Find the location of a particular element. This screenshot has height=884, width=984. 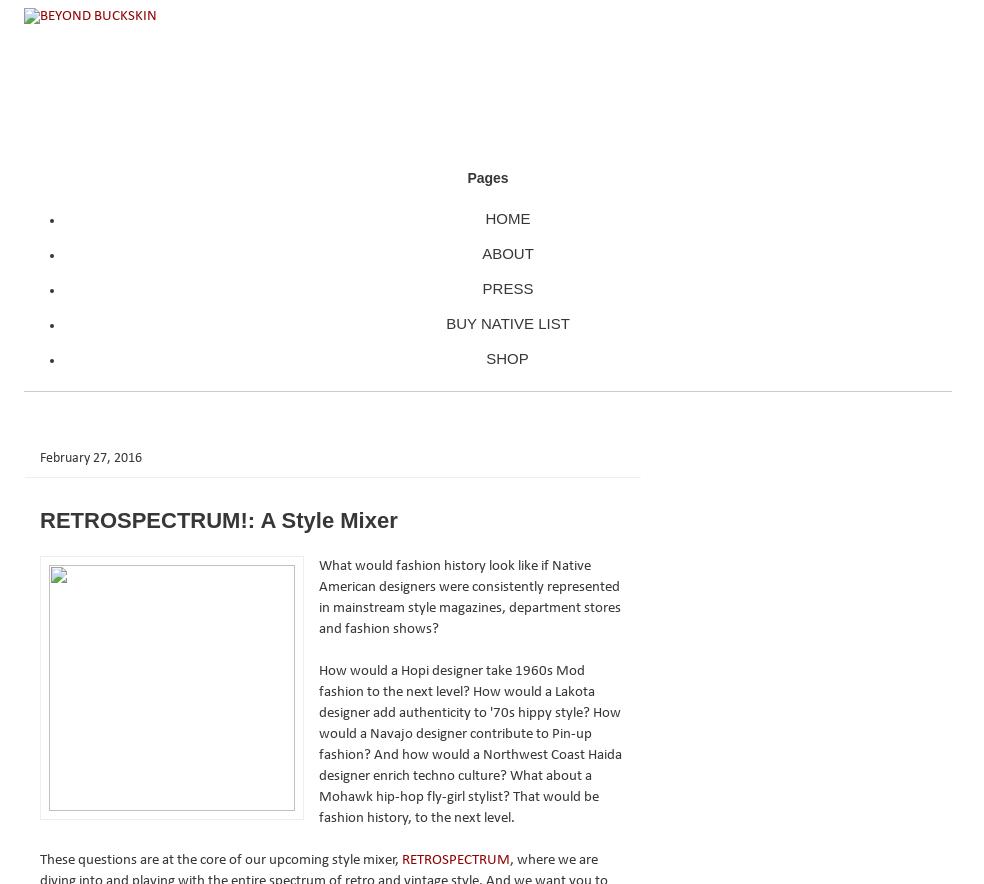

'RETROSPECTRUM!: A Style Mixer' is located at coordinates (39, 519).